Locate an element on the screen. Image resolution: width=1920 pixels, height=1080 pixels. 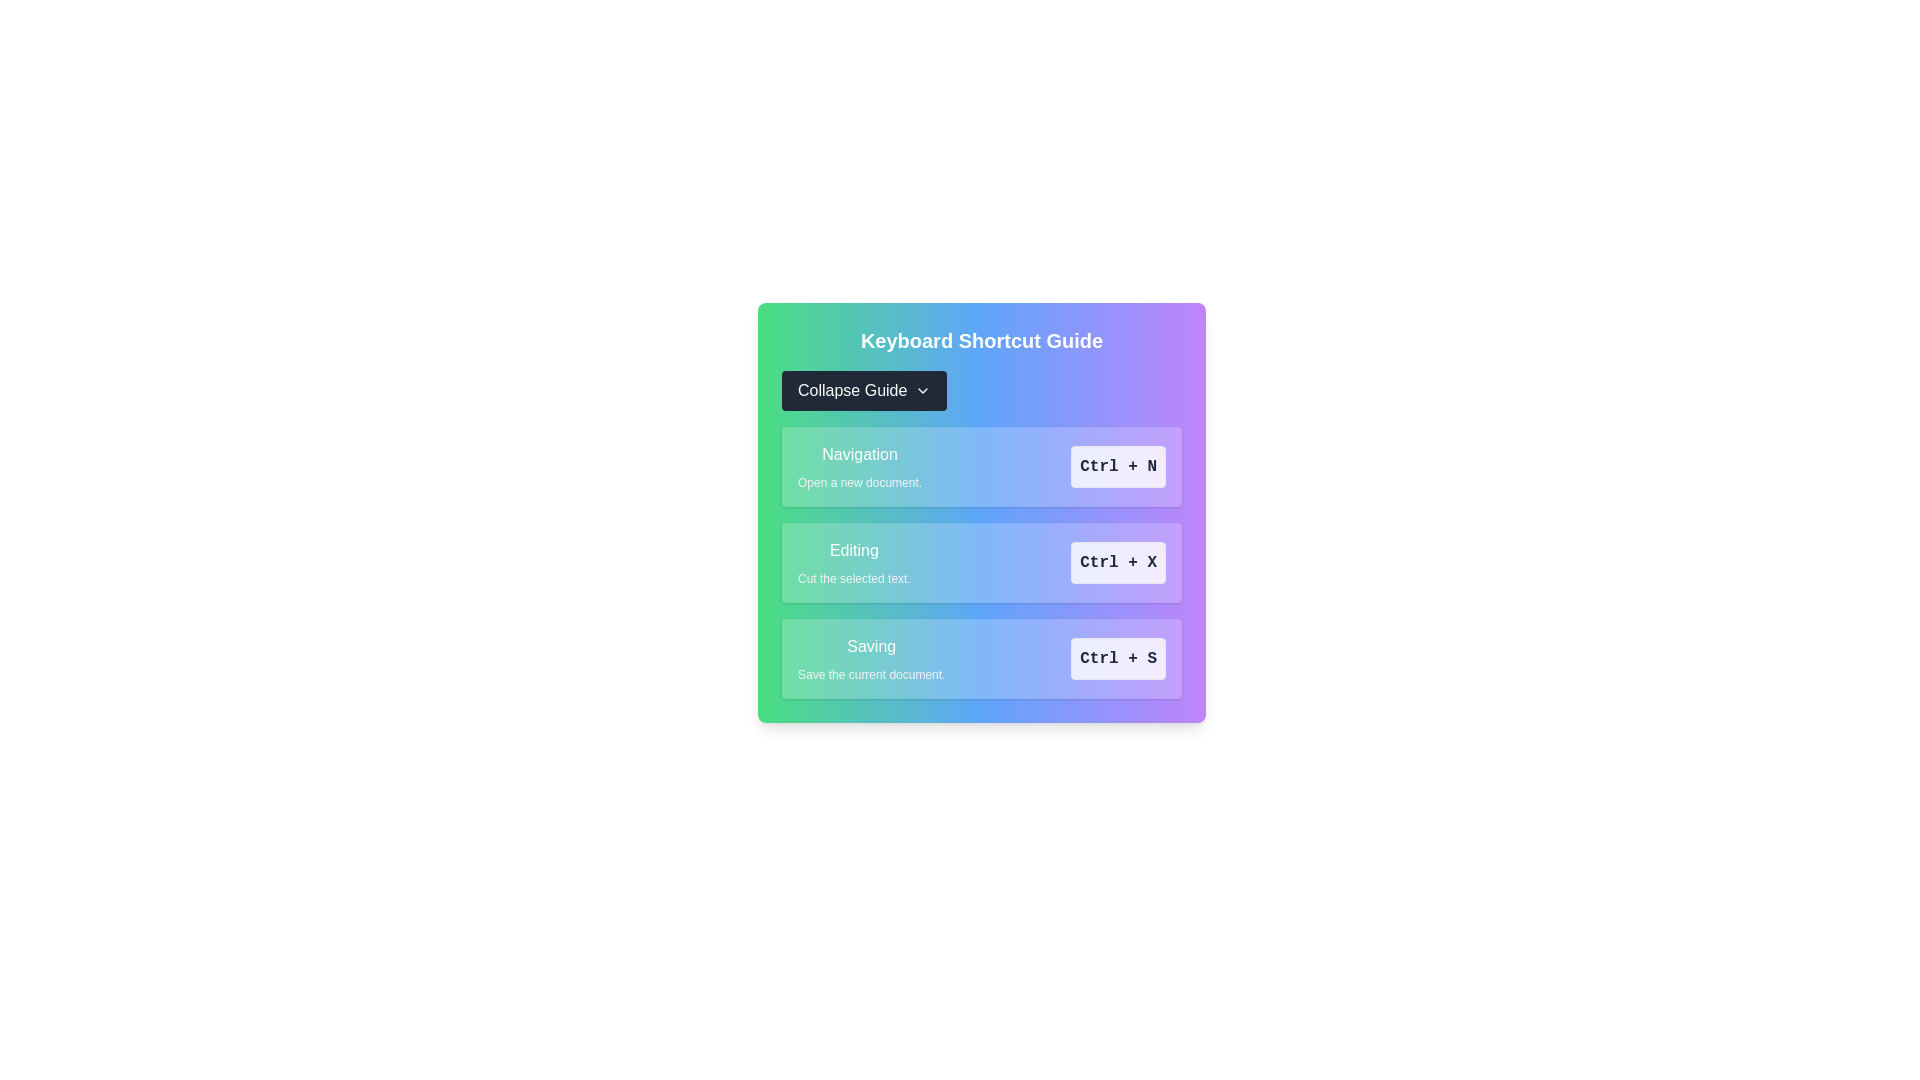
the informational text that describes the functionality of saving a document, located below the 'Saving' label in the lower section of the interface is located at coordinates (871, 675).